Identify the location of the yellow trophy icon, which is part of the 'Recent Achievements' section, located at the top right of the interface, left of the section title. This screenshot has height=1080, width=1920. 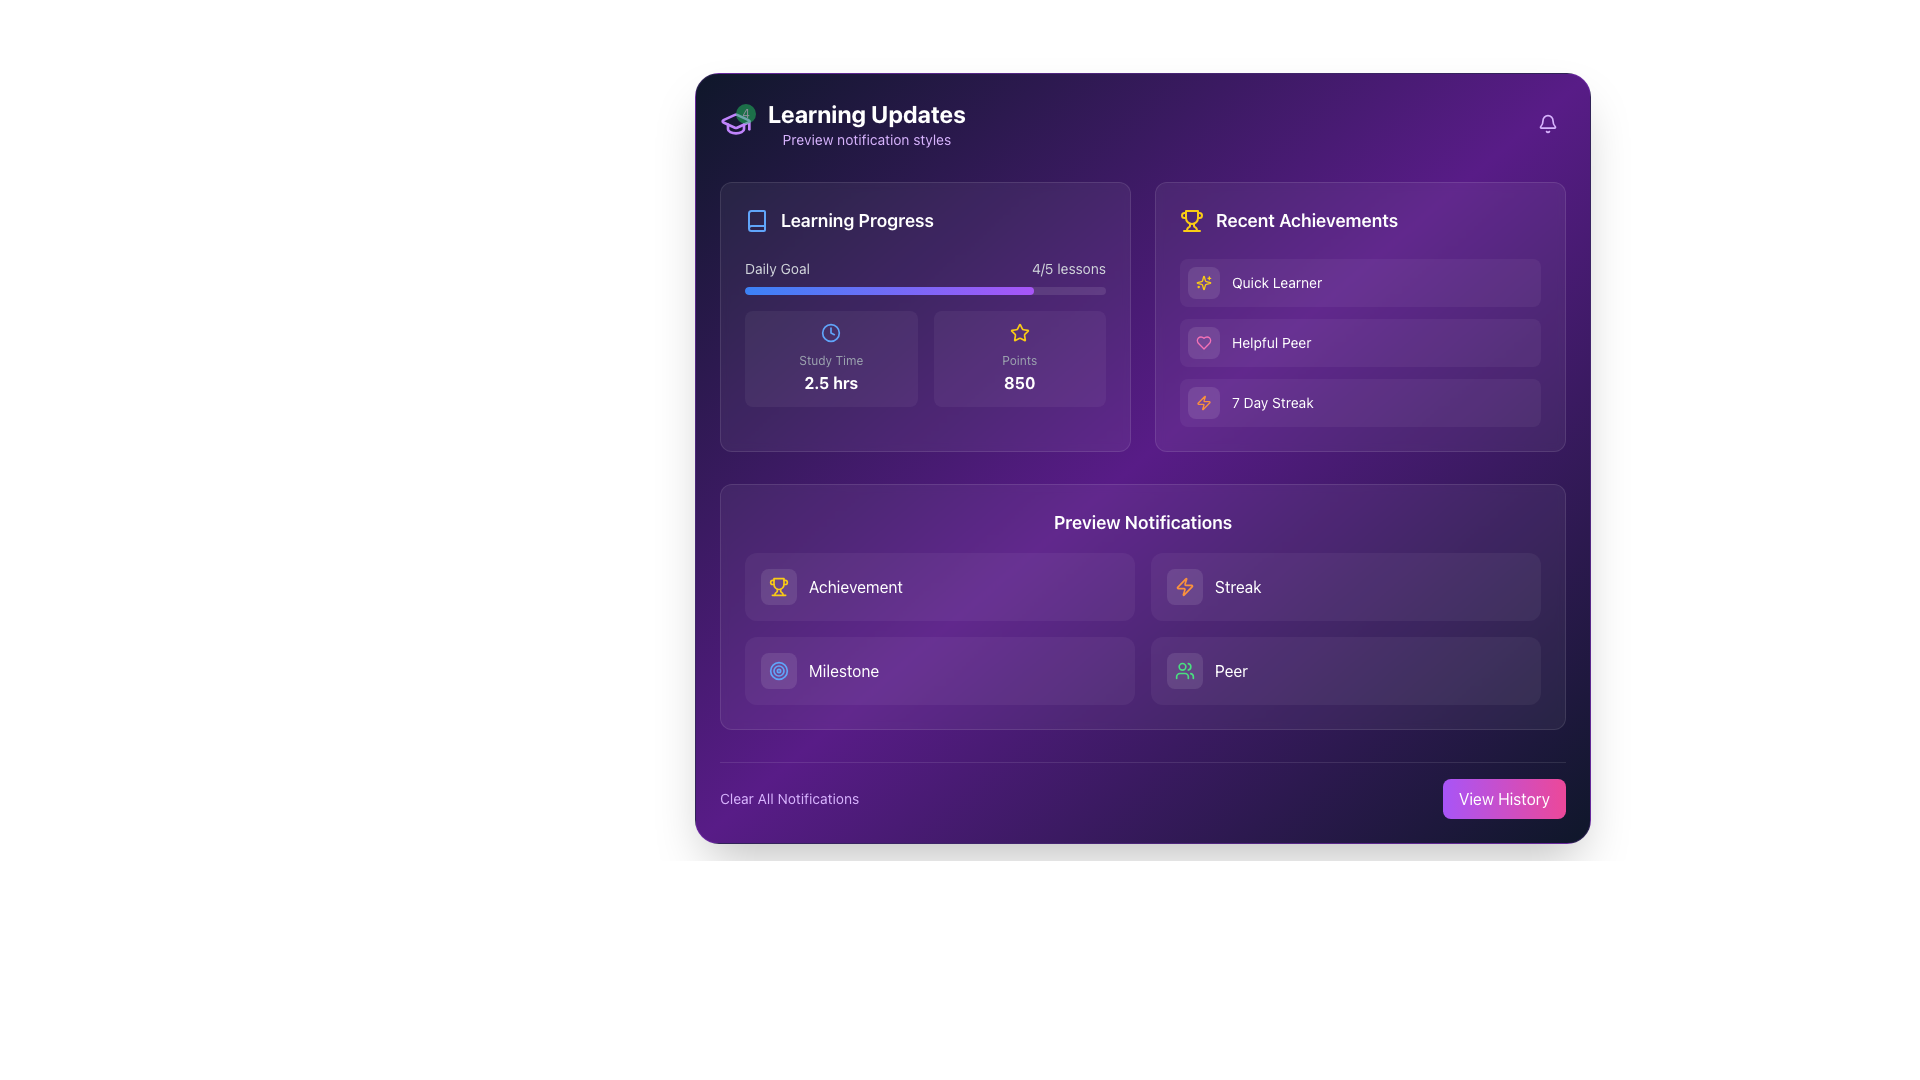
(1191, 220).